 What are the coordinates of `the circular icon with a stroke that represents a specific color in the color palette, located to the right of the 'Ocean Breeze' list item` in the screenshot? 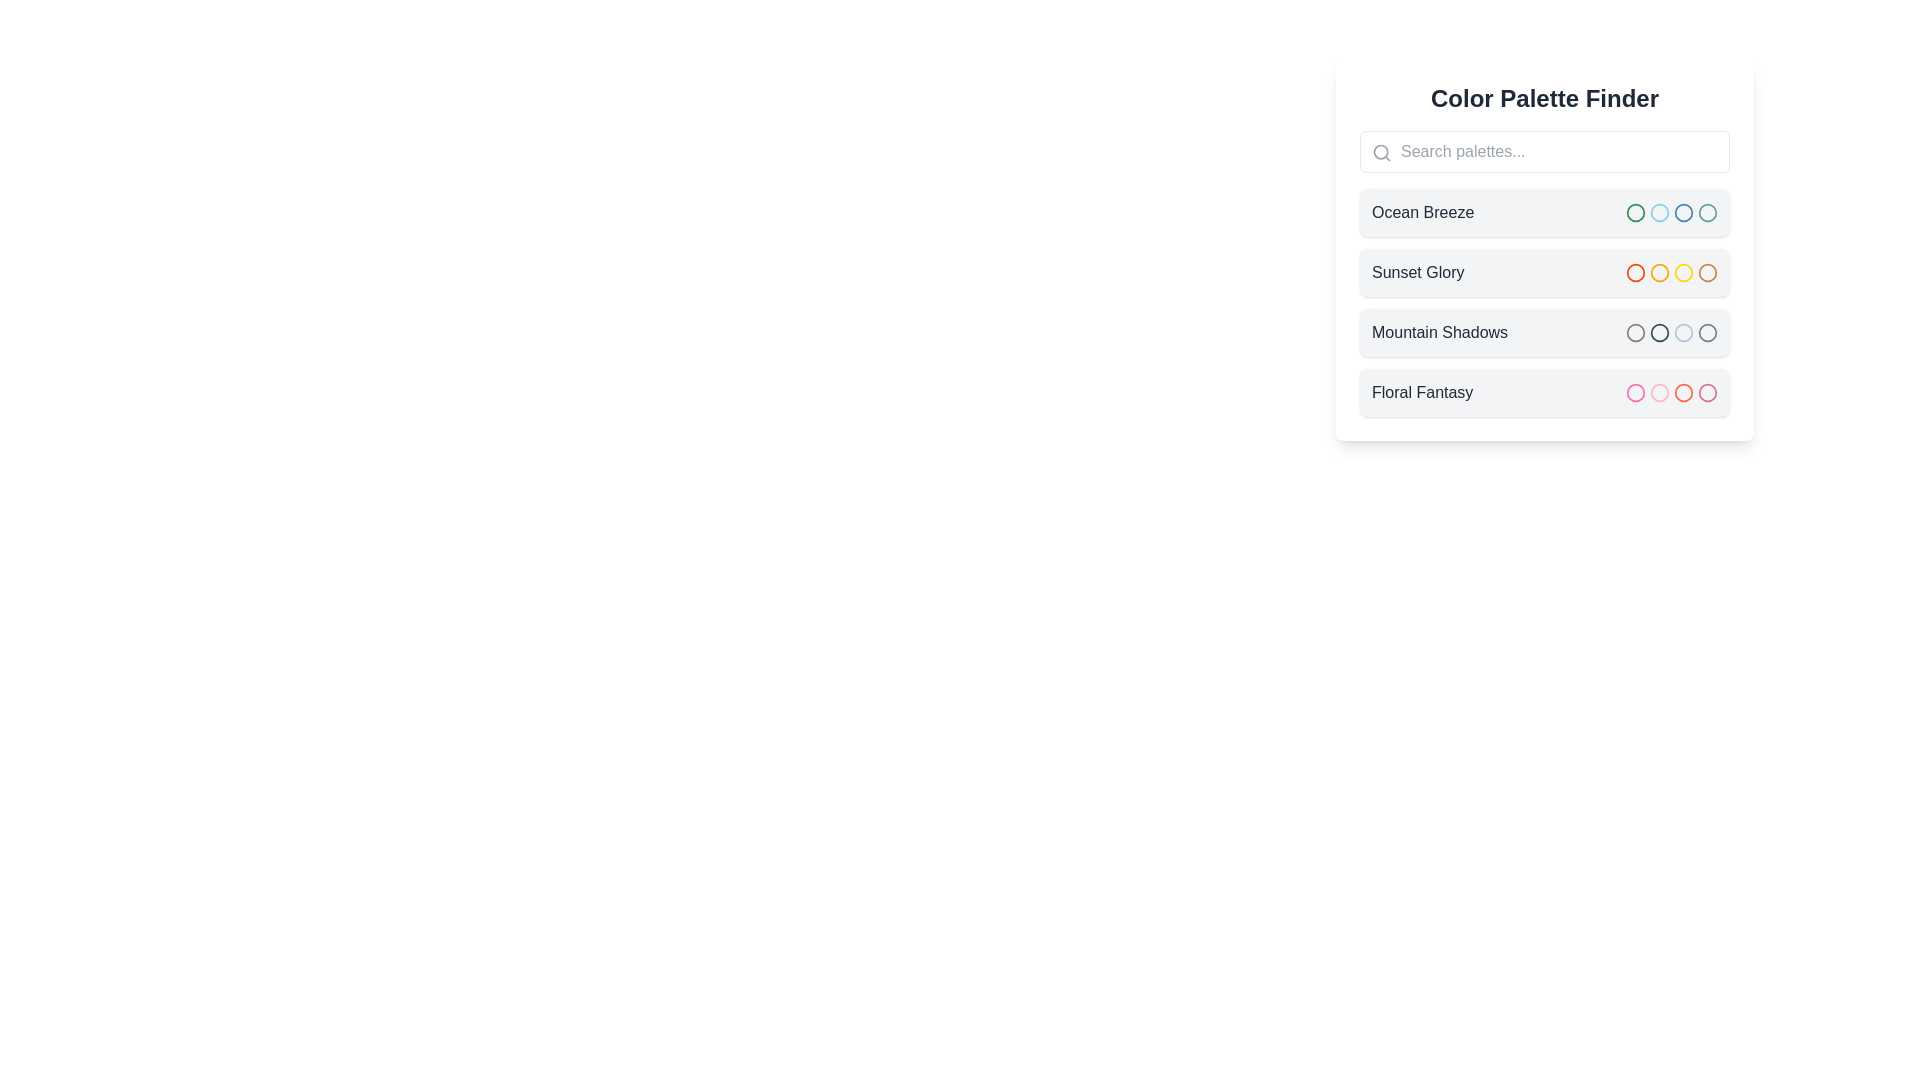 It's located at (1636, 212).